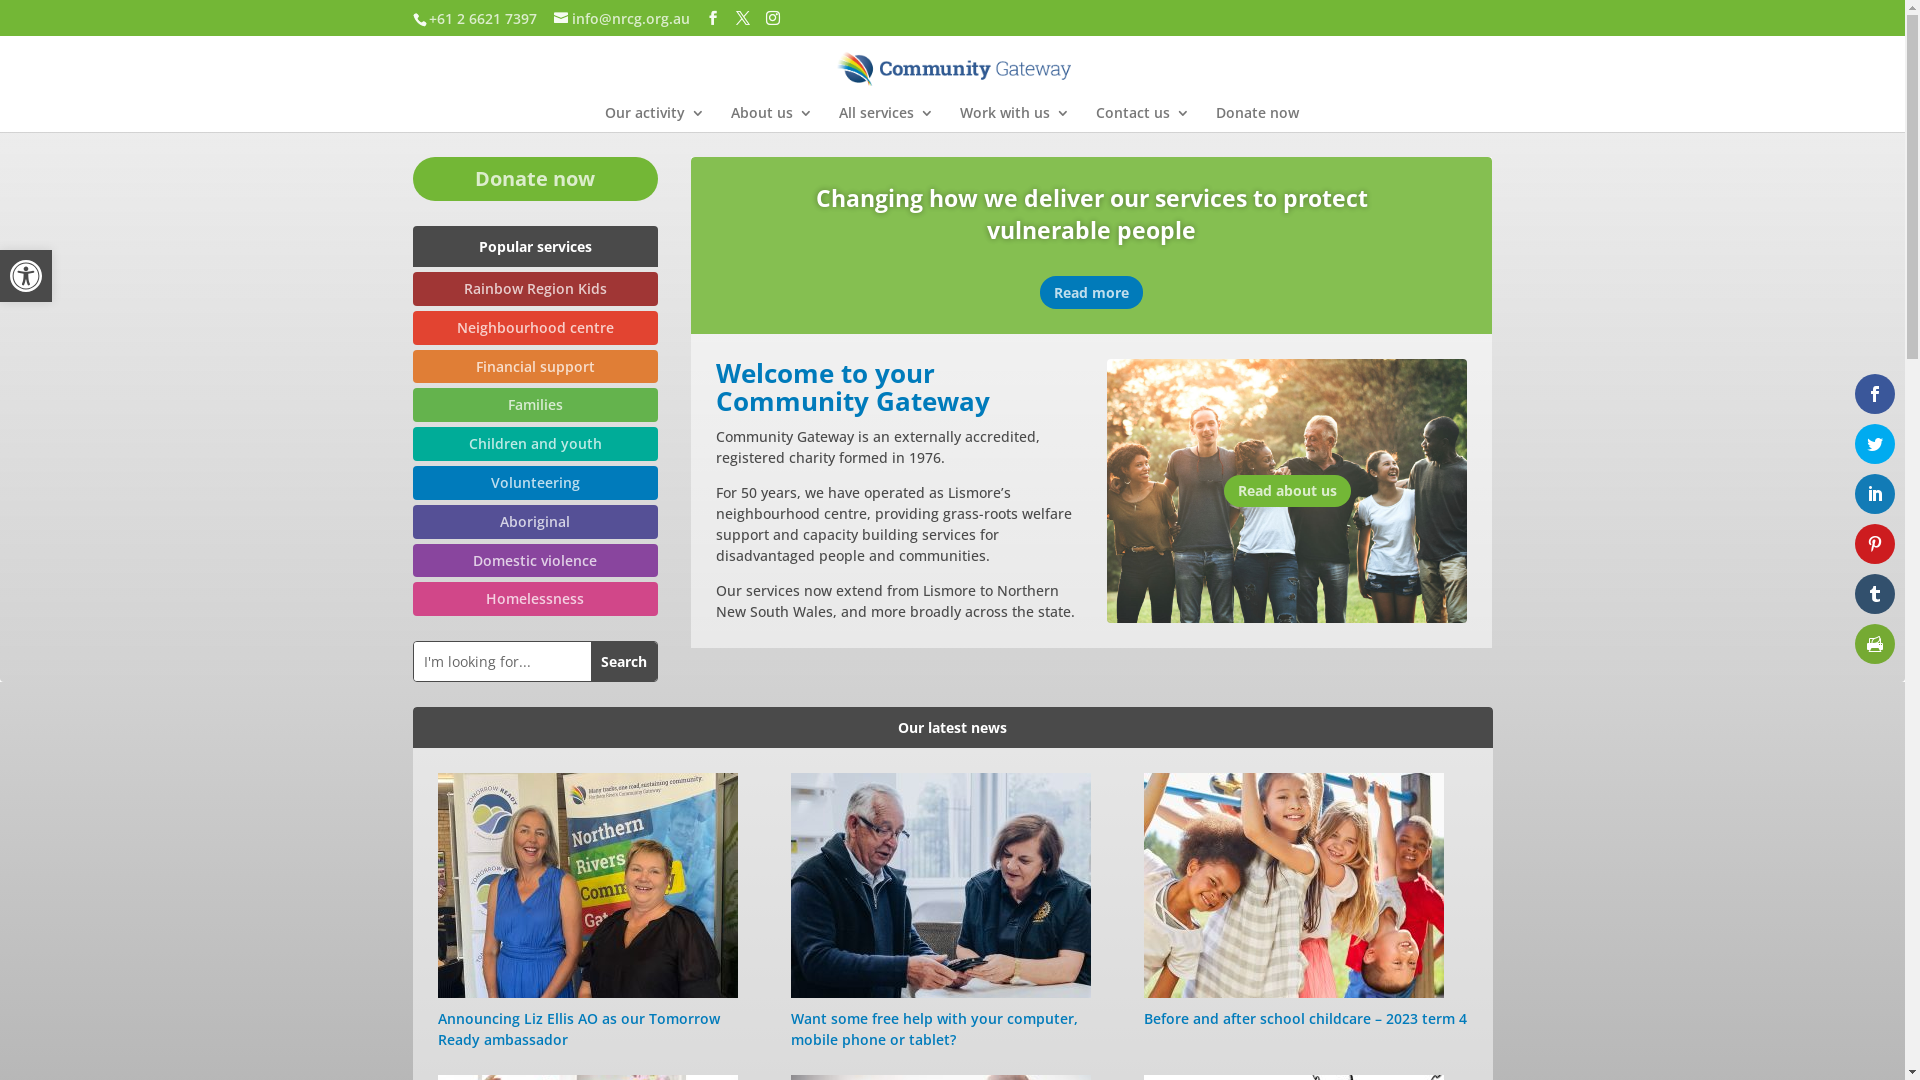 The image size is (1920, 1080). Describe the element at coordinates (534, 560) in the screenshot. I see `'Domestic violence'` at that location.